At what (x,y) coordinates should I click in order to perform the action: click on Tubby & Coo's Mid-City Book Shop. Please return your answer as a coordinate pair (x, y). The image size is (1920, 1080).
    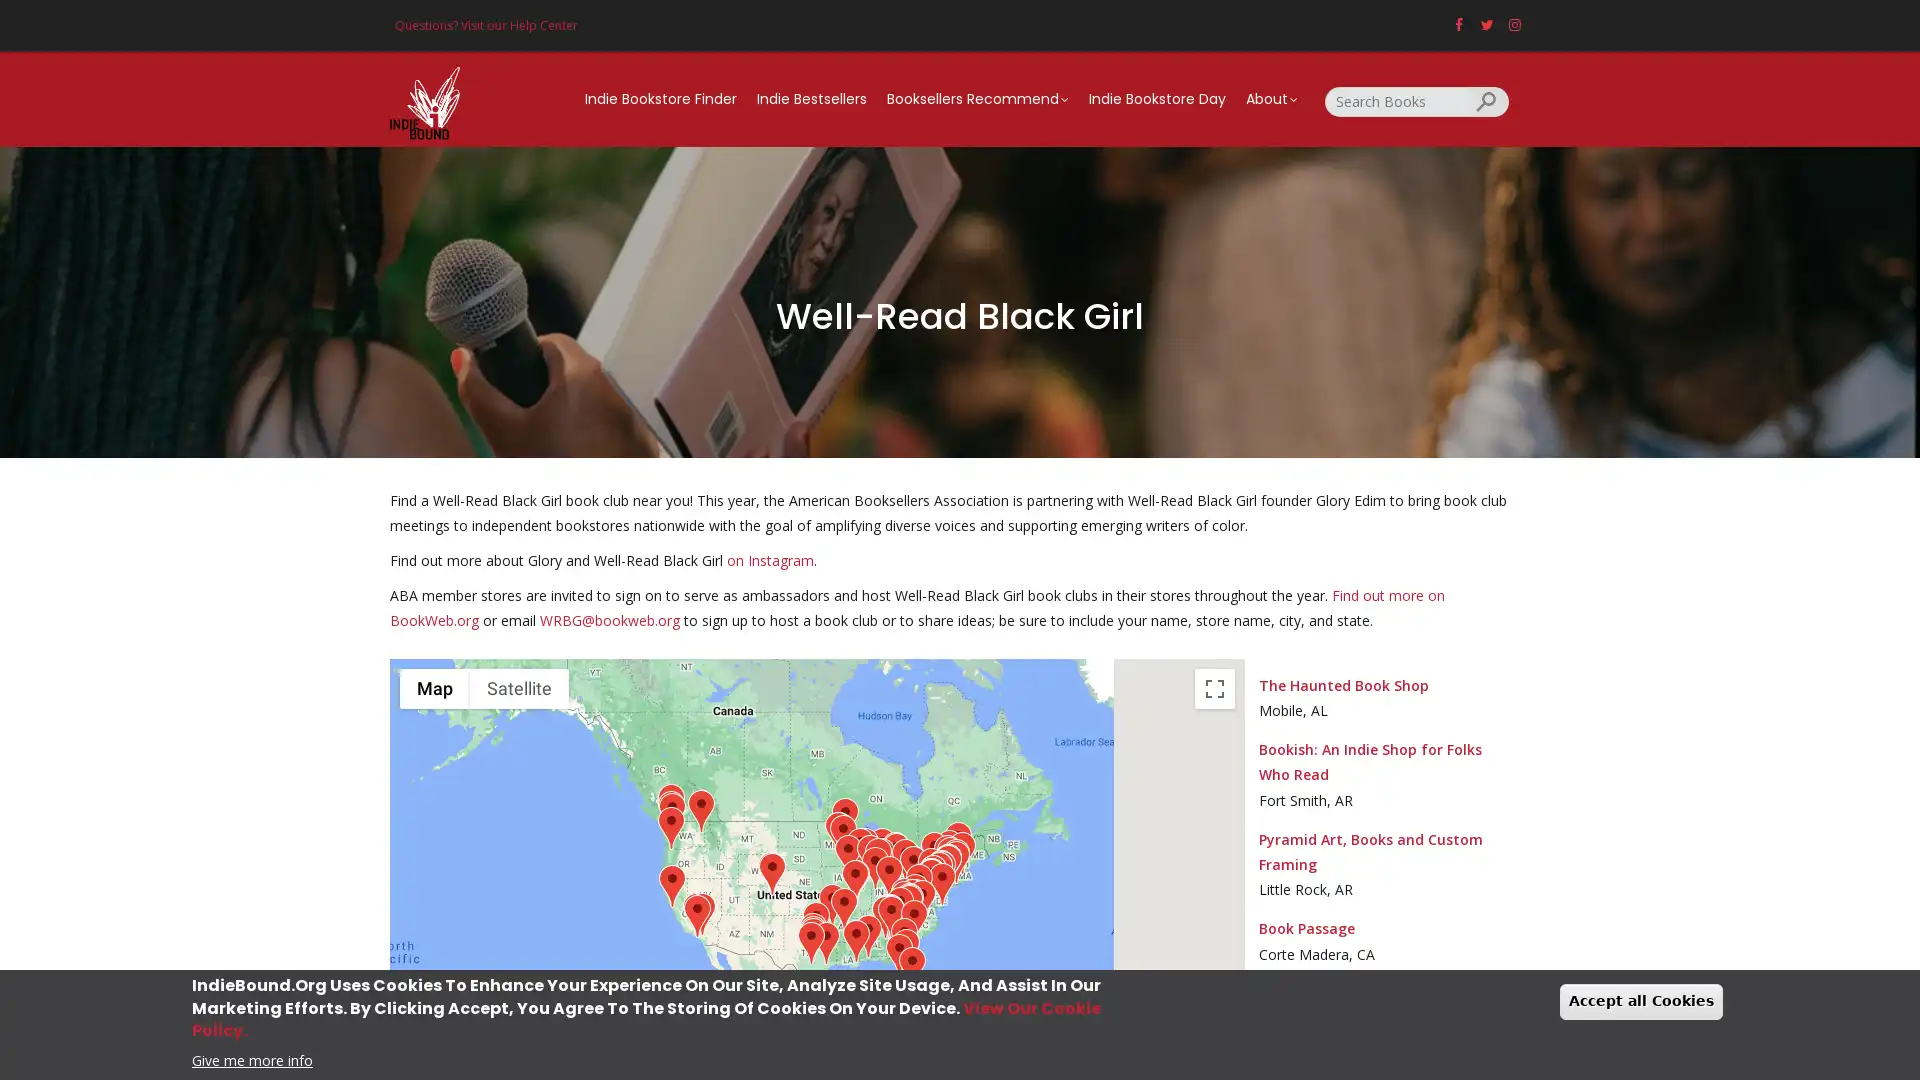
    Looking at the image, I should click on (855, 940).